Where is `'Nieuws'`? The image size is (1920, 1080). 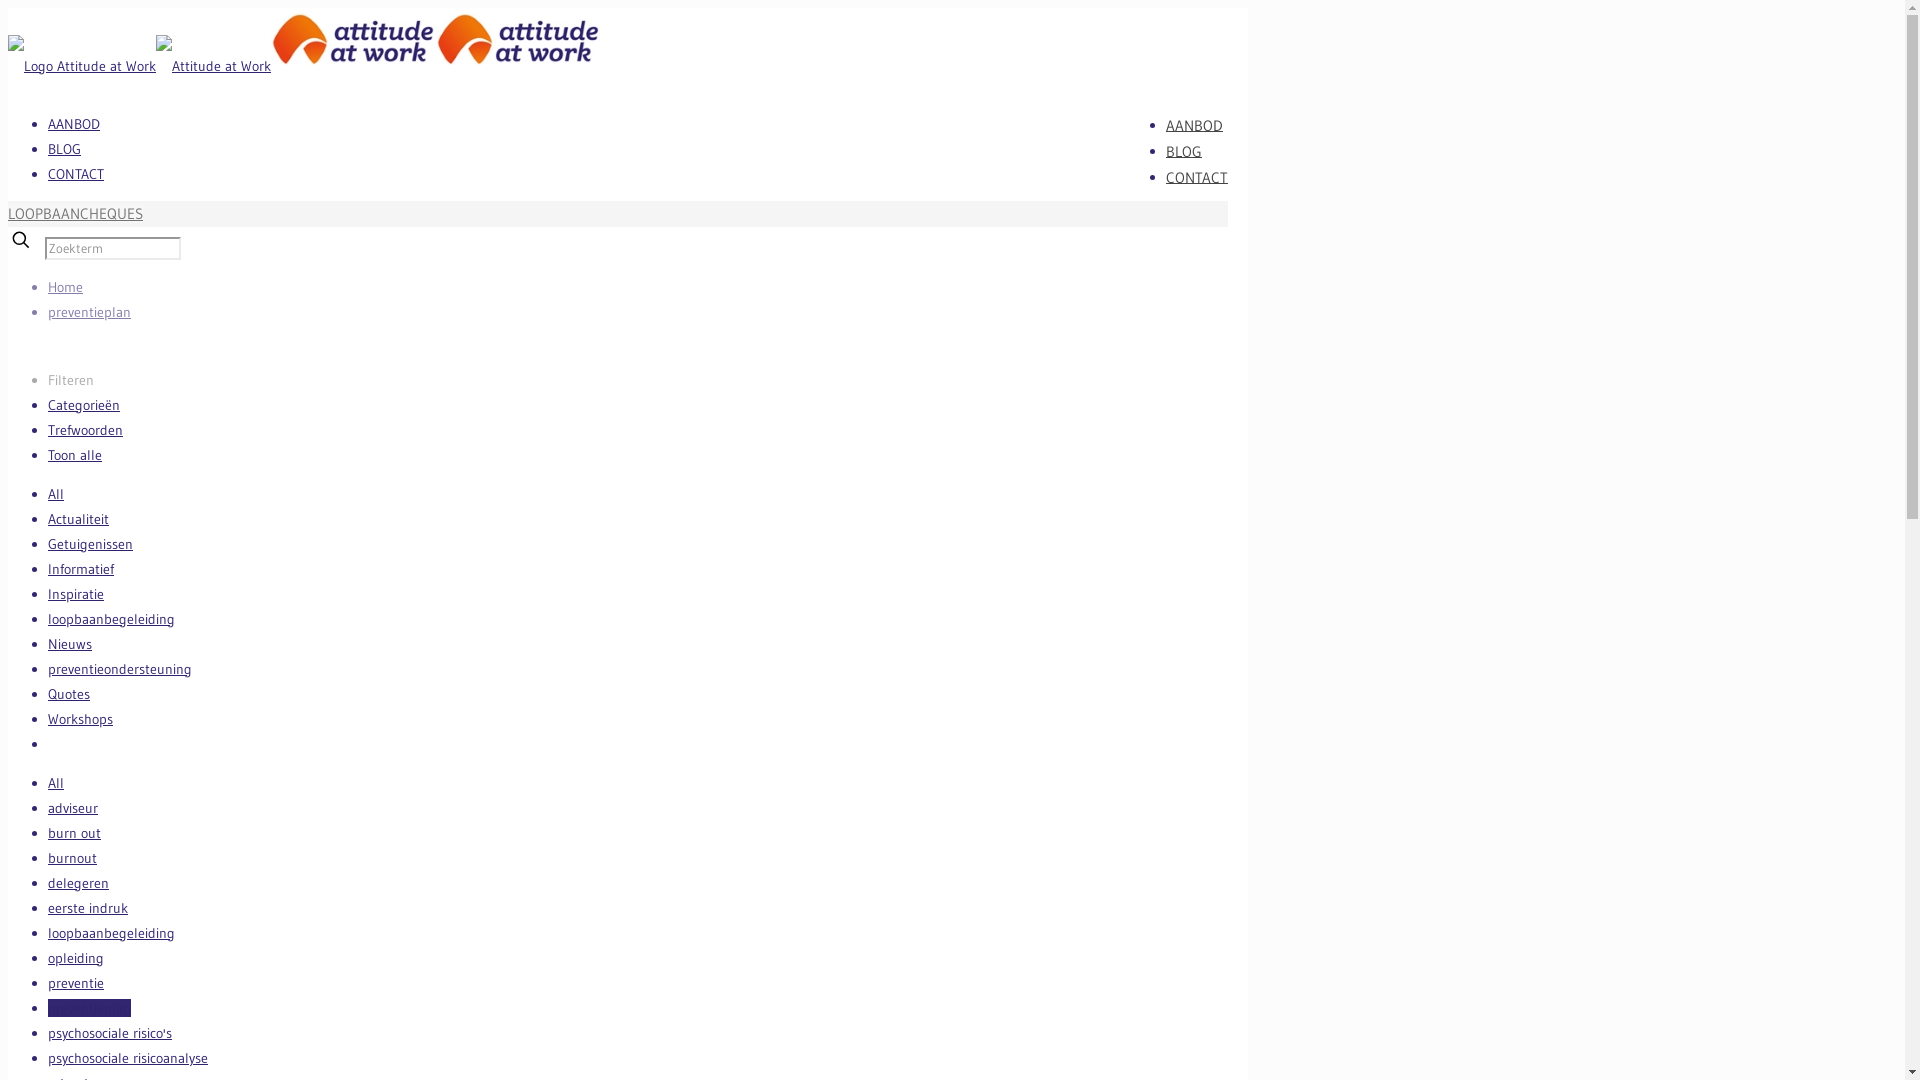
'Nieuws' is located at coordinates (70, 644).